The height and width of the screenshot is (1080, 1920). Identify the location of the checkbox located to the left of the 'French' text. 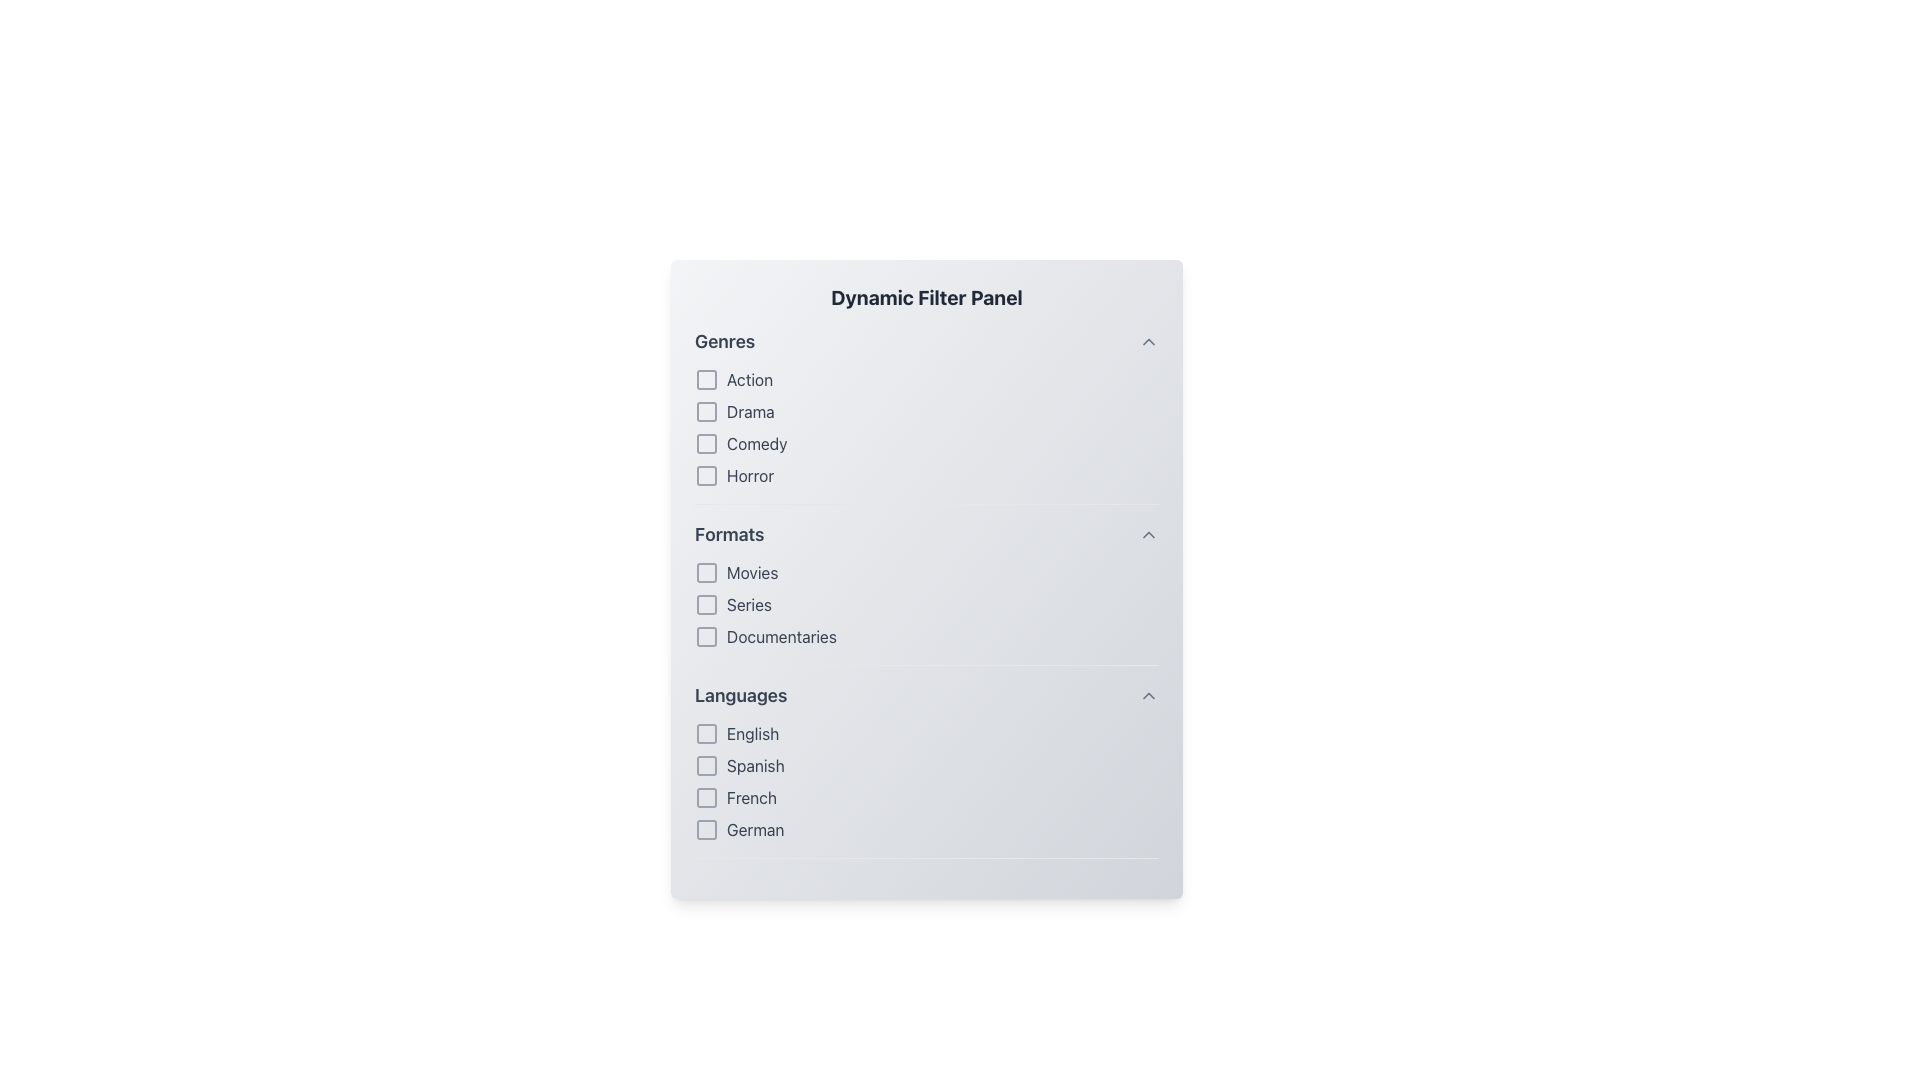
(706, 797).